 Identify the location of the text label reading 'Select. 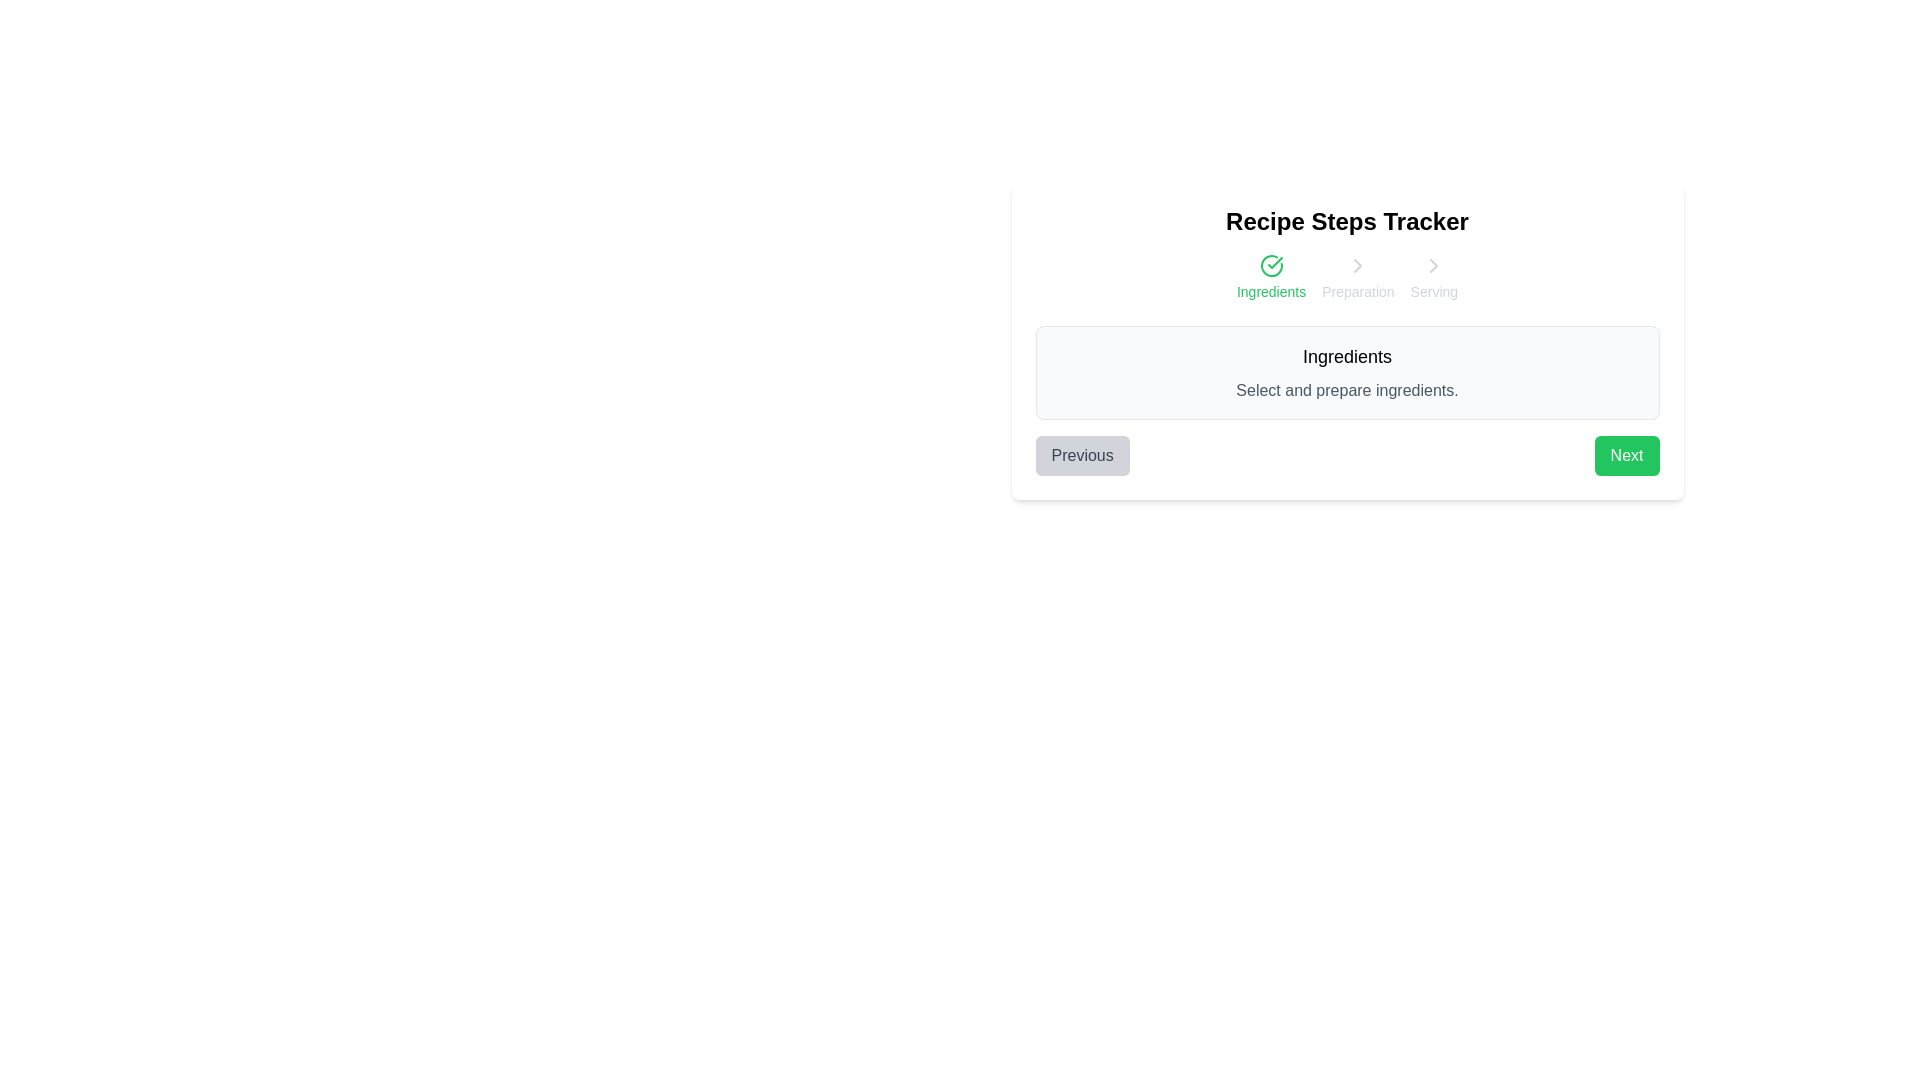
(1347, 390).